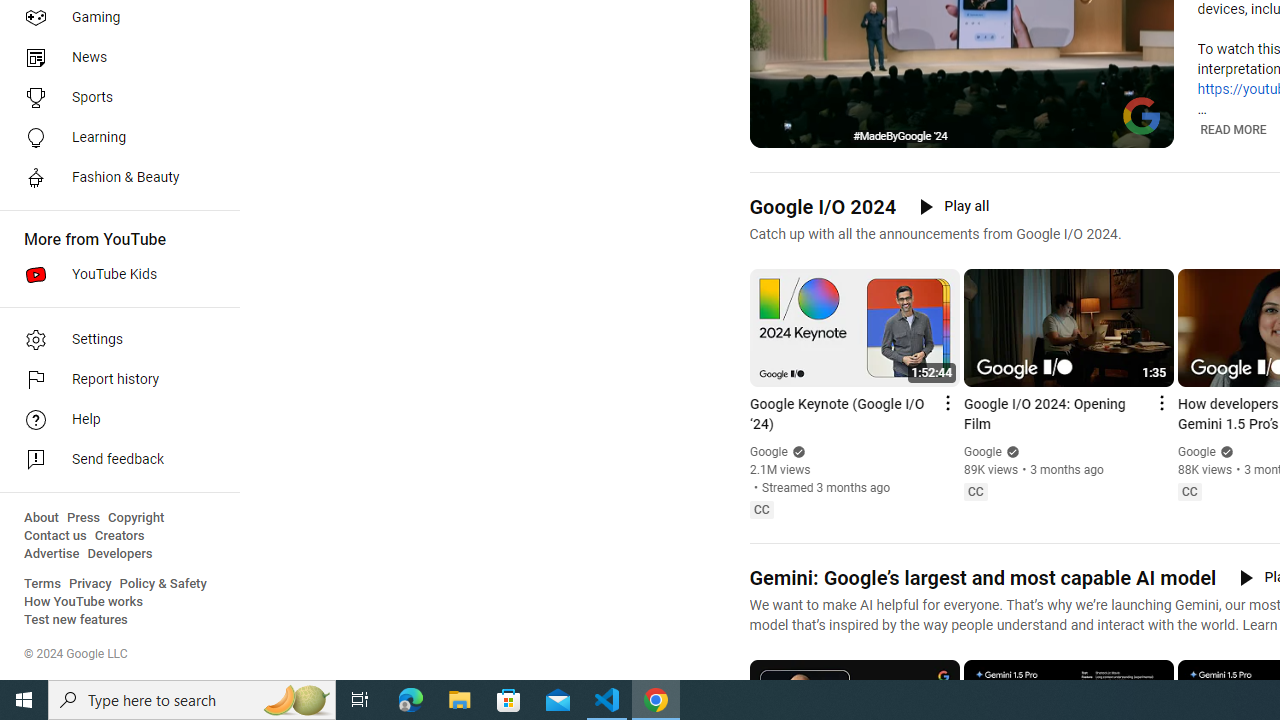 The image size is (1280, 720). What do you see at coordinates (55, 535) in the screenshot?
I see `'Contact us'` at bounding box center [55, 535].